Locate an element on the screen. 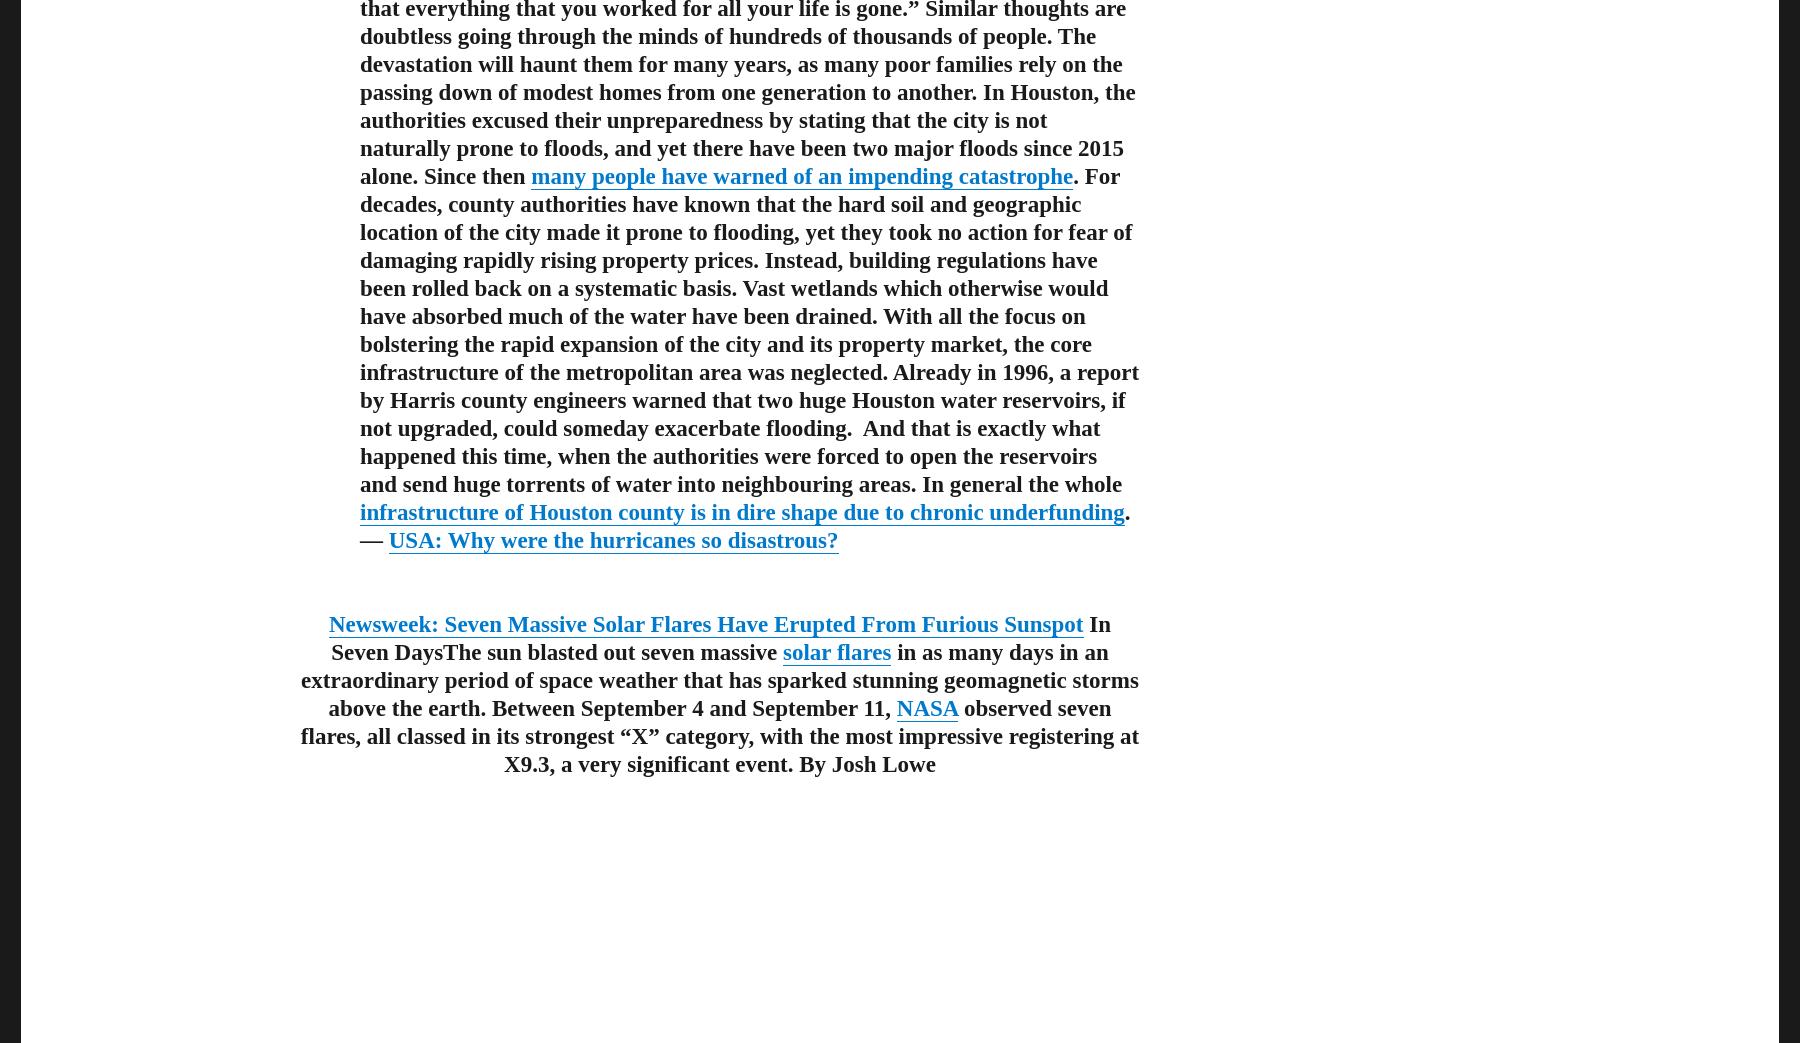 This screenshot has width=1800, height=1043. 'solar flares' is located at coordinates (837, 650).